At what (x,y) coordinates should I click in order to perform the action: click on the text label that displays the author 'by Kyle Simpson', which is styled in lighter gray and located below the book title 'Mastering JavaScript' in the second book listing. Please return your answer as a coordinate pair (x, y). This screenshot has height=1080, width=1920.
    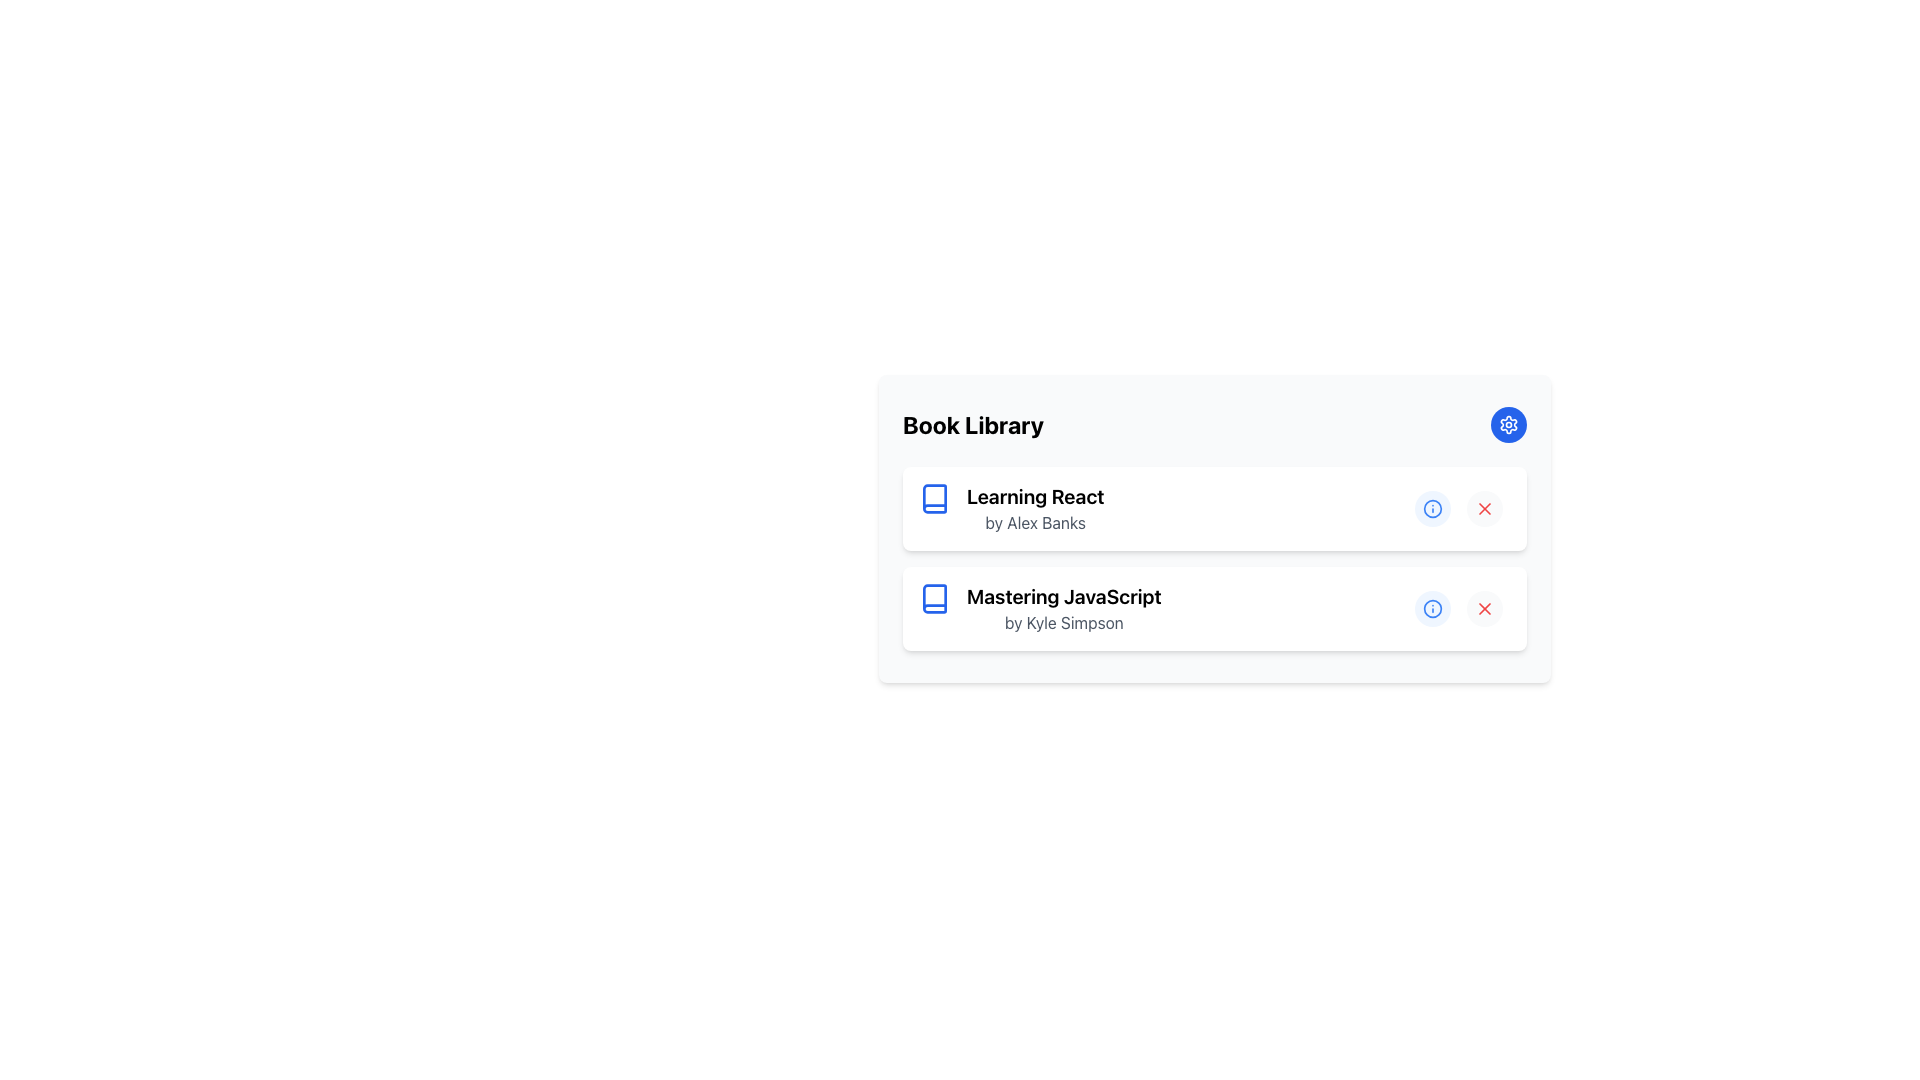
    Looking at the image, I should click on (1063, 622).